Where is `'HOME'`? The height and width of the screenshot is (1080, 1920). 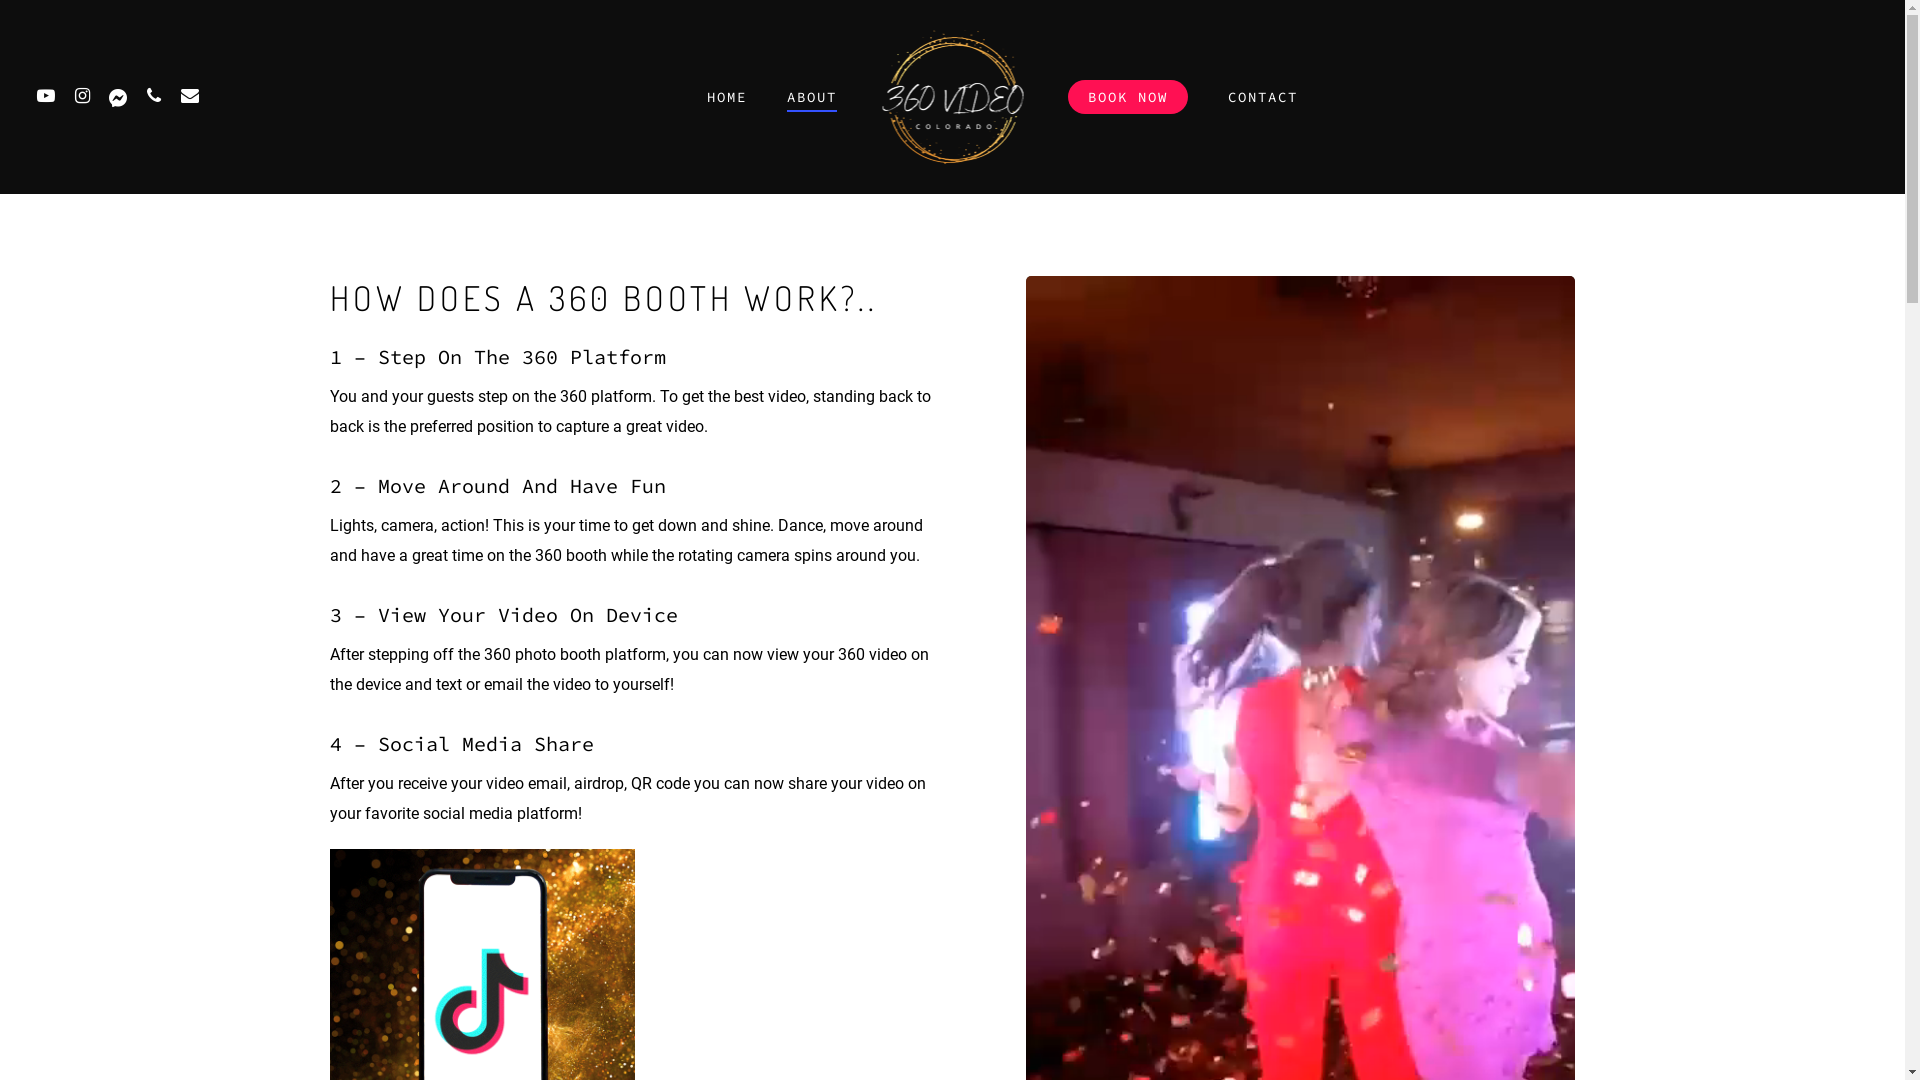
'HOME' is located at coordinates (724, 96).